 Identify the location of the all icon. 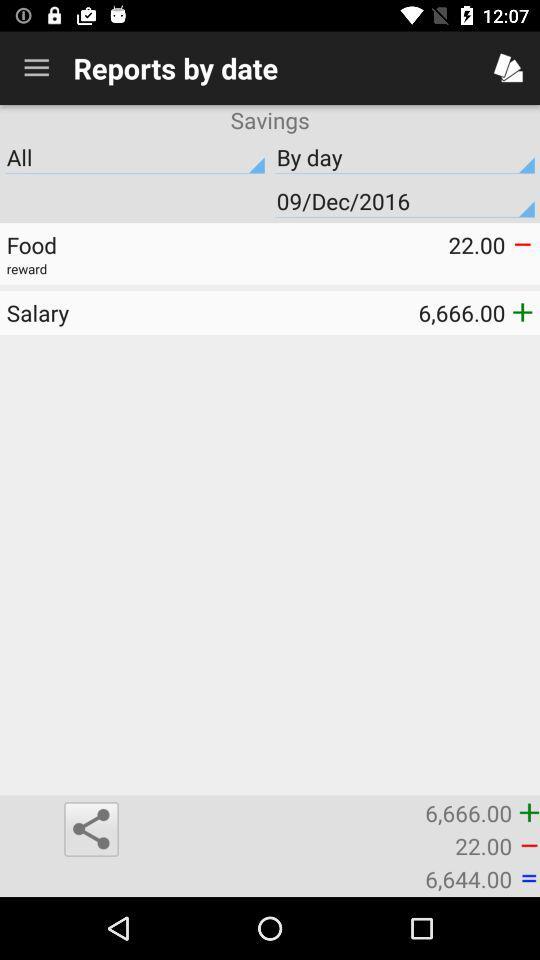
(135, 156).